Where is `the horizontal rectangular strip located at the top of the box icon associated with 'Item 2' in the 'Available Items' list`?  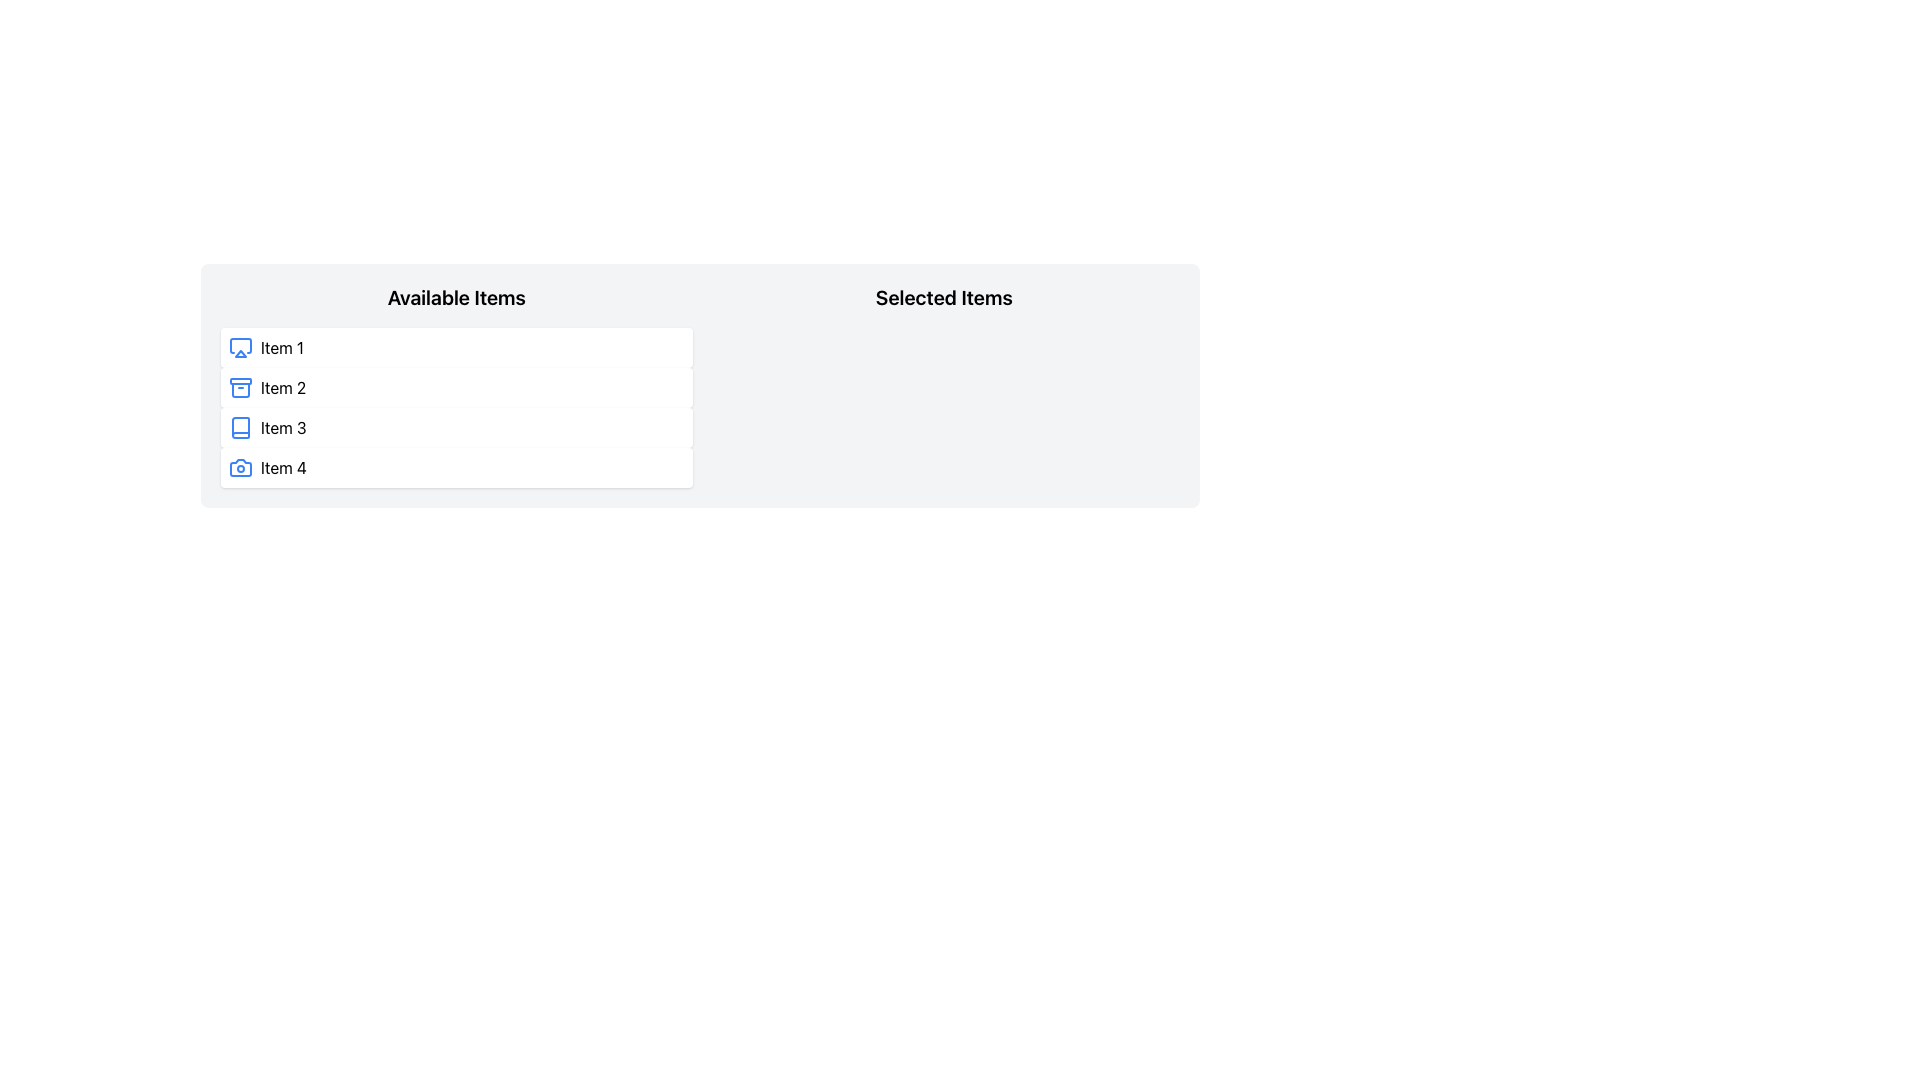 the horizontal rectangular strip located at the top of the box icon associated with 'Item 2' in the 'Available Items' list is located at coordinates (240, 381).